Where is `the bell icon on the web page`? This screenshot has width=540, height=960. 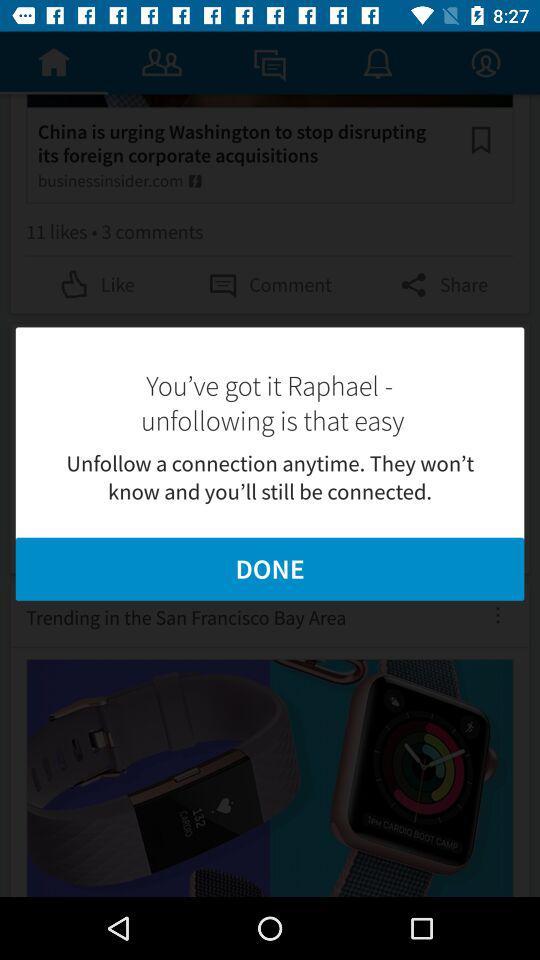 the bell icon on the web page is located at coordinates (378, 62).